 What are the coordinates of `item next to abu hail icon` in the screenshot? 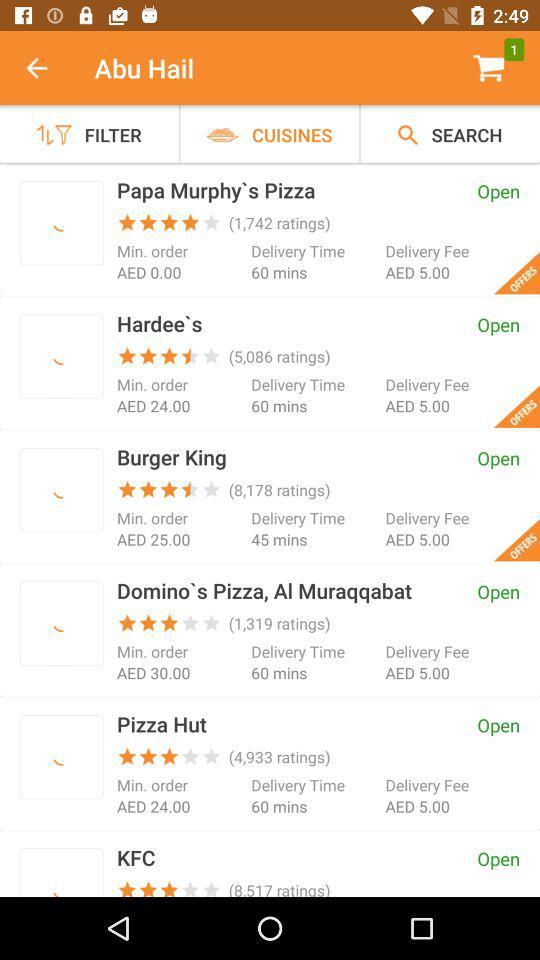 It's located at (47, 68).